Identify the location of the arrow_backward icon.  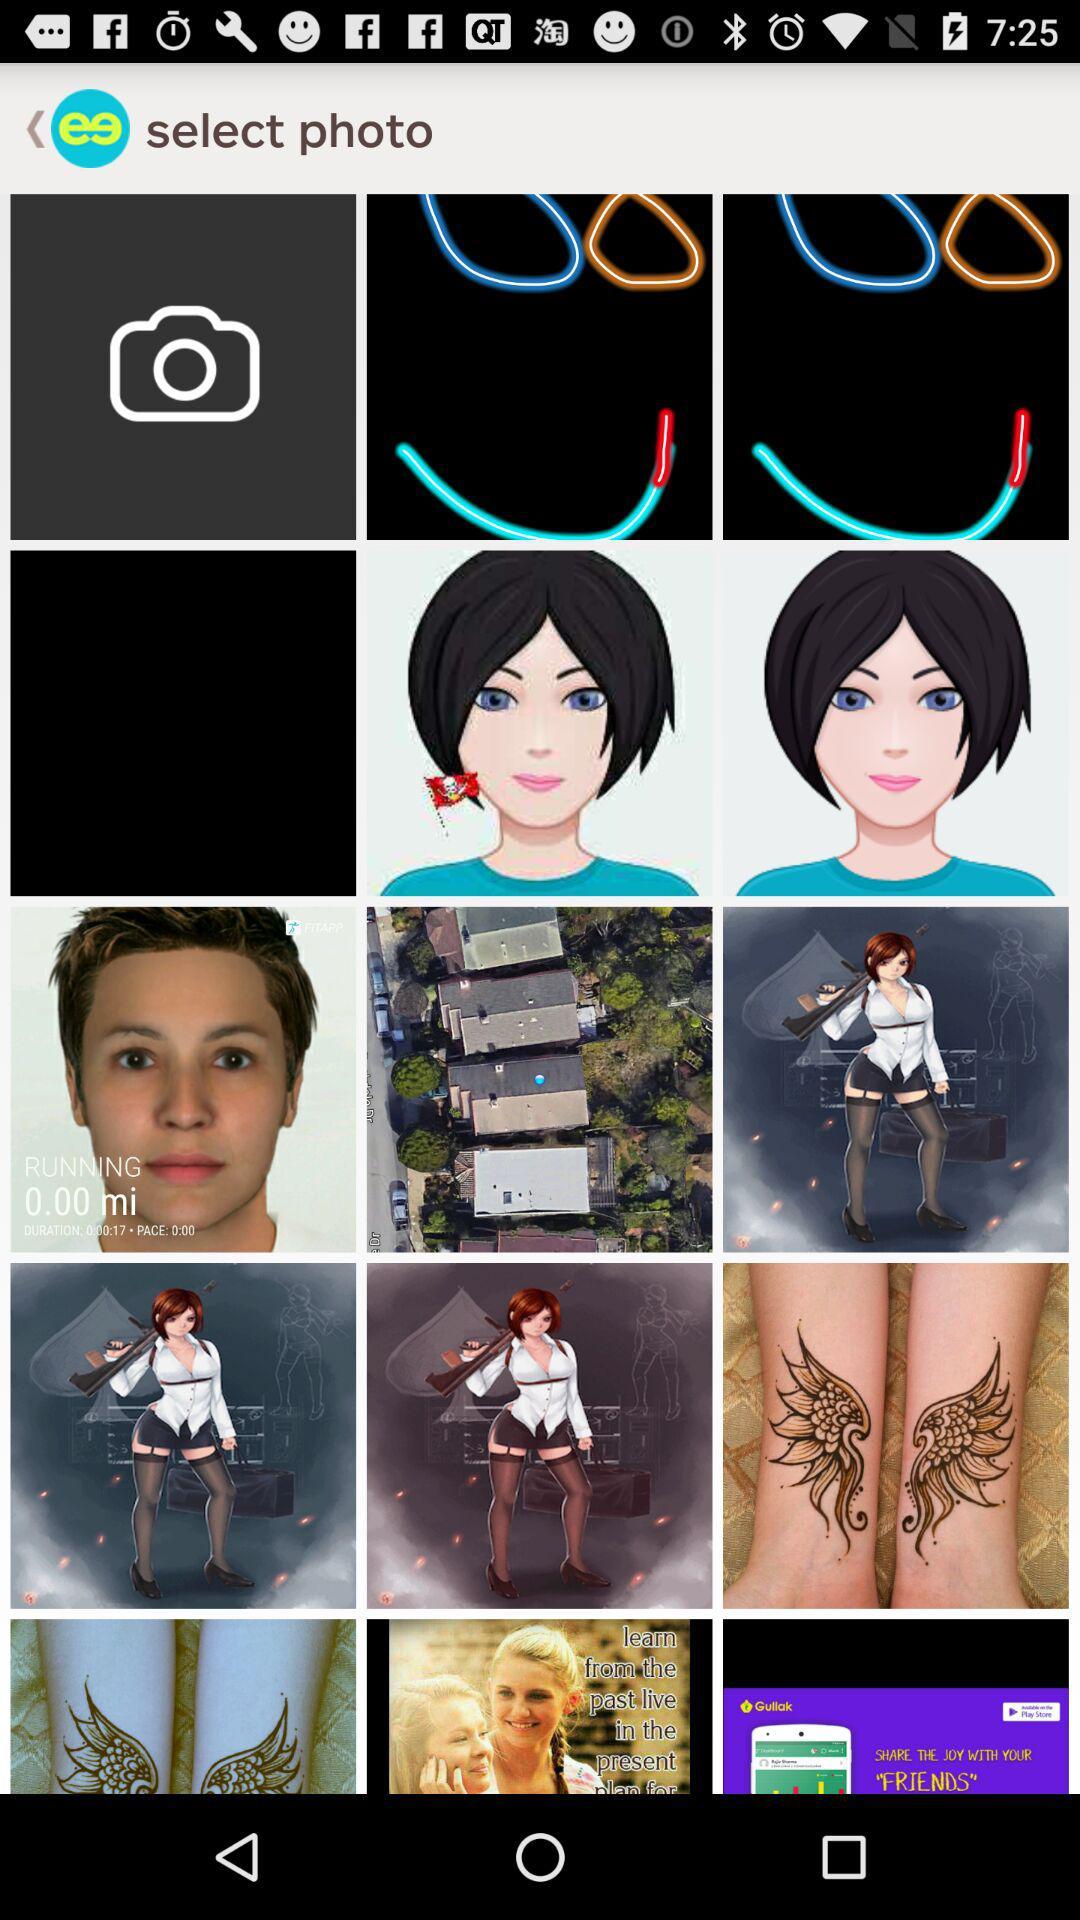
(25, 136).